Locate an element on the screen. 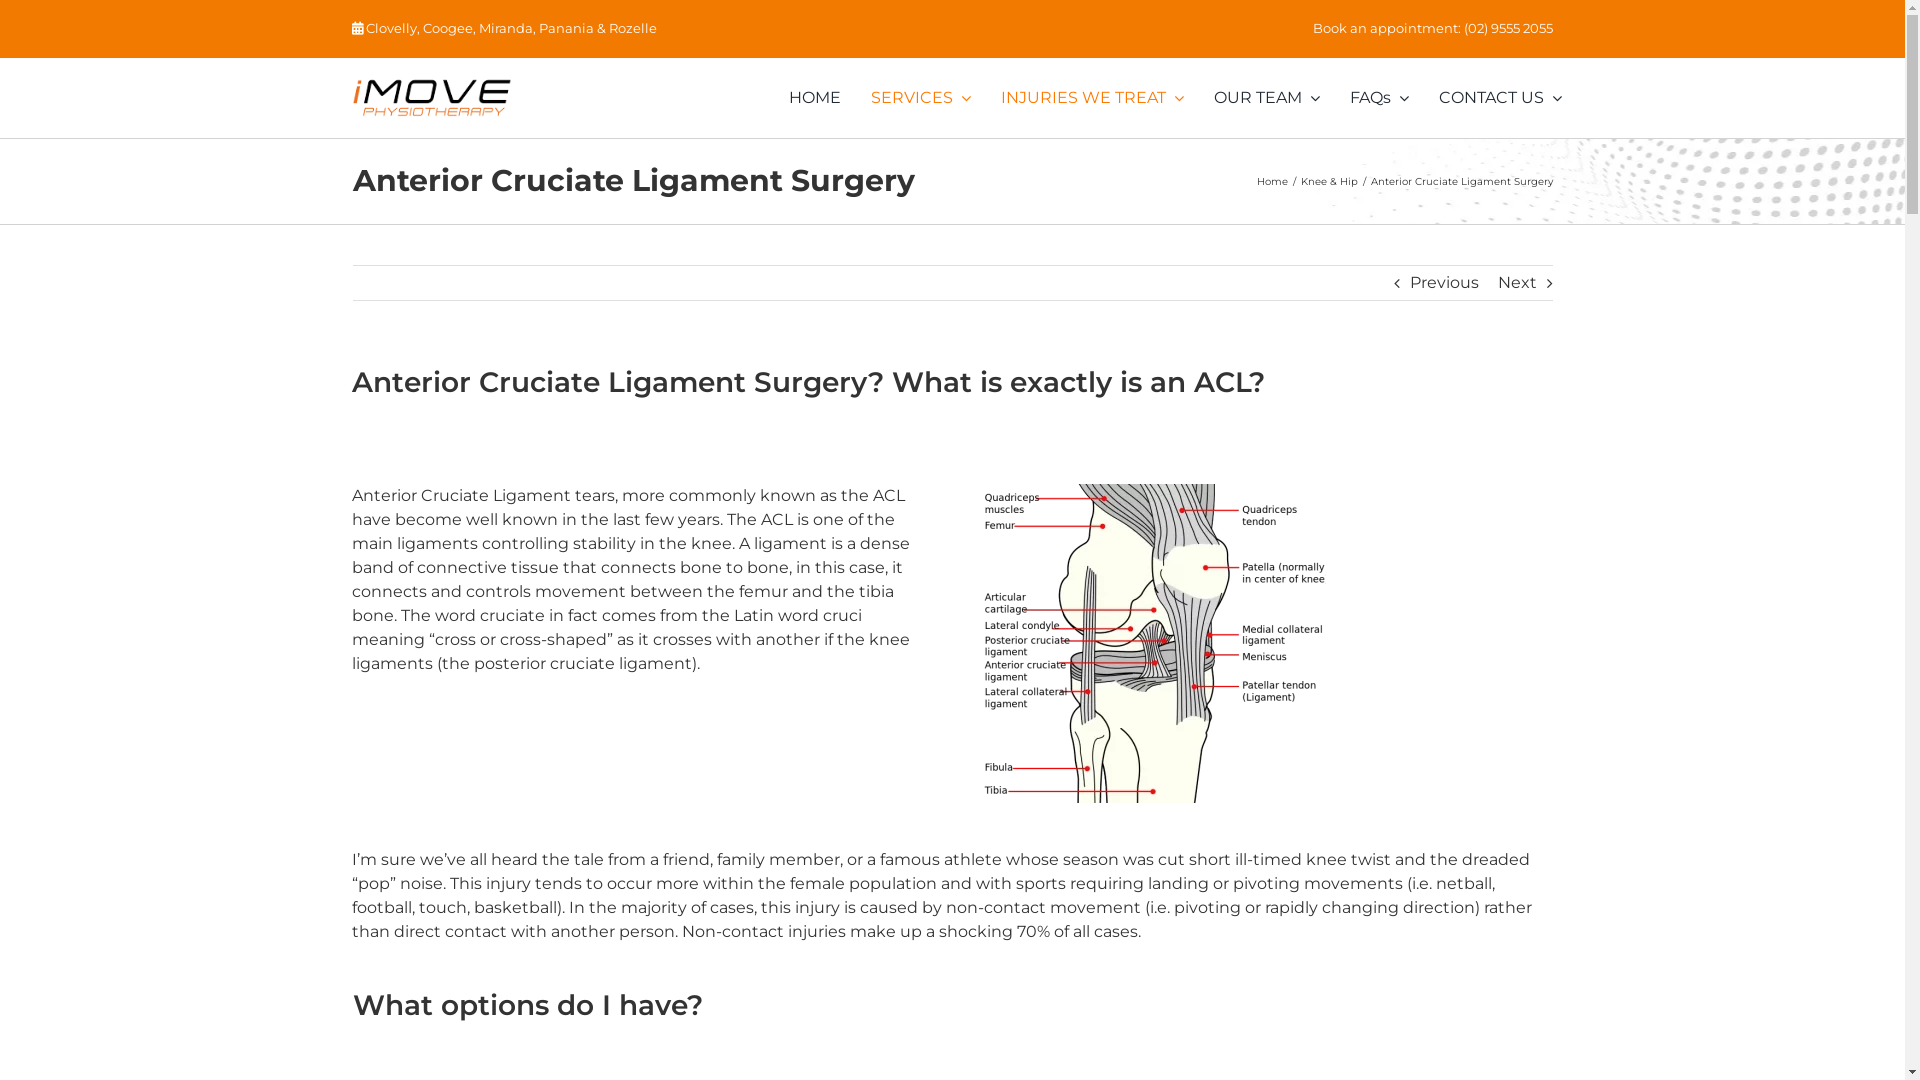  'Home' is located at coordinates (1270, 180).